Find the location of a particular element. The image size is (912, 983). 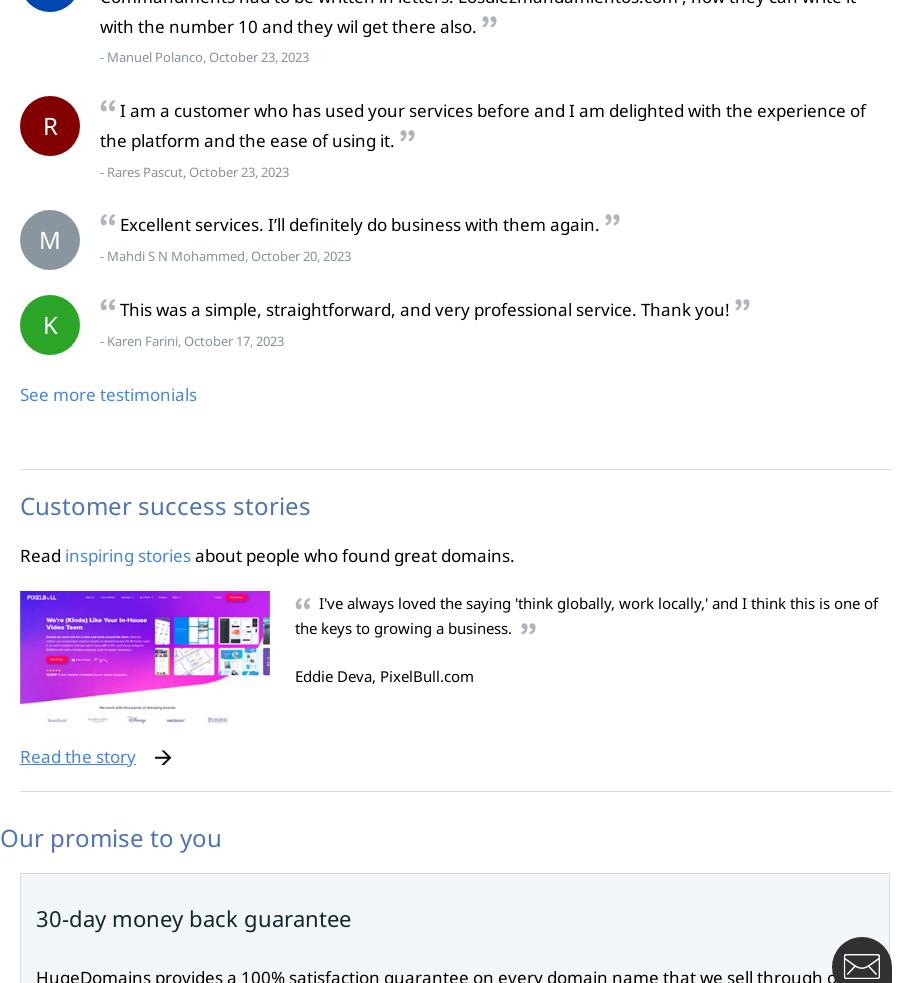

'Read the story' is located at coordinates (77, 754).